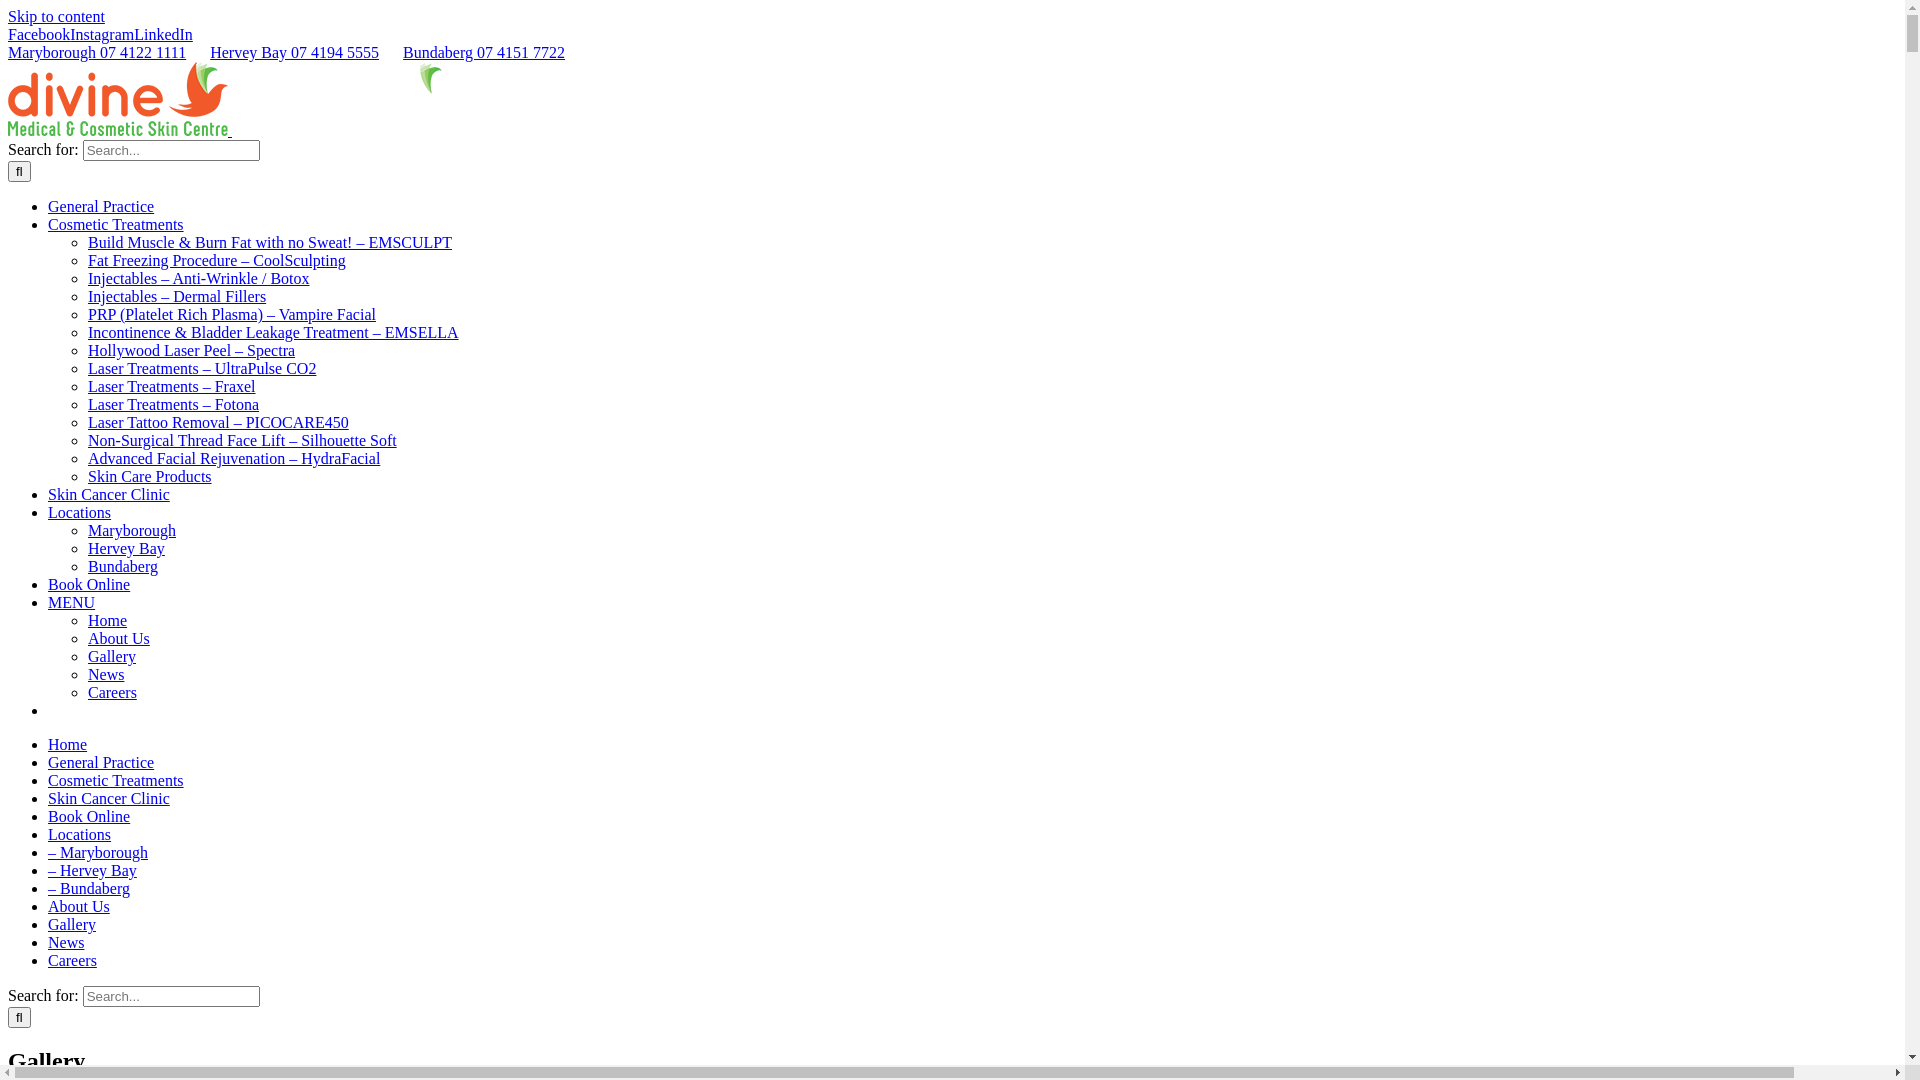 This screenshot has width=1920, height=1080. Describe the element at coordinates (111, 691) in the screenshot. I see `'Careers'` at that location.